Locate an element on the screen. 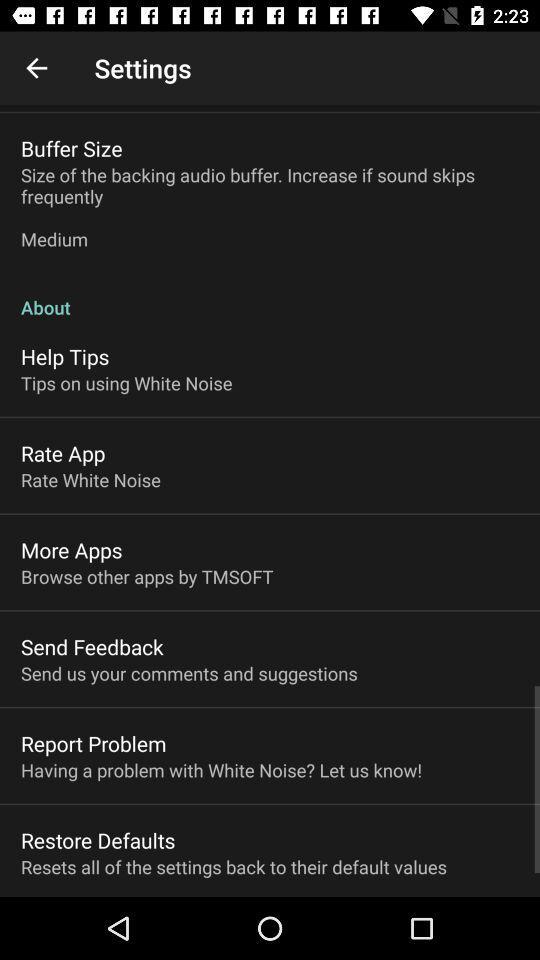 The height and width of the screenshot is (960, 540). the item below the rate white noise item is located at coordinates (70, 550).